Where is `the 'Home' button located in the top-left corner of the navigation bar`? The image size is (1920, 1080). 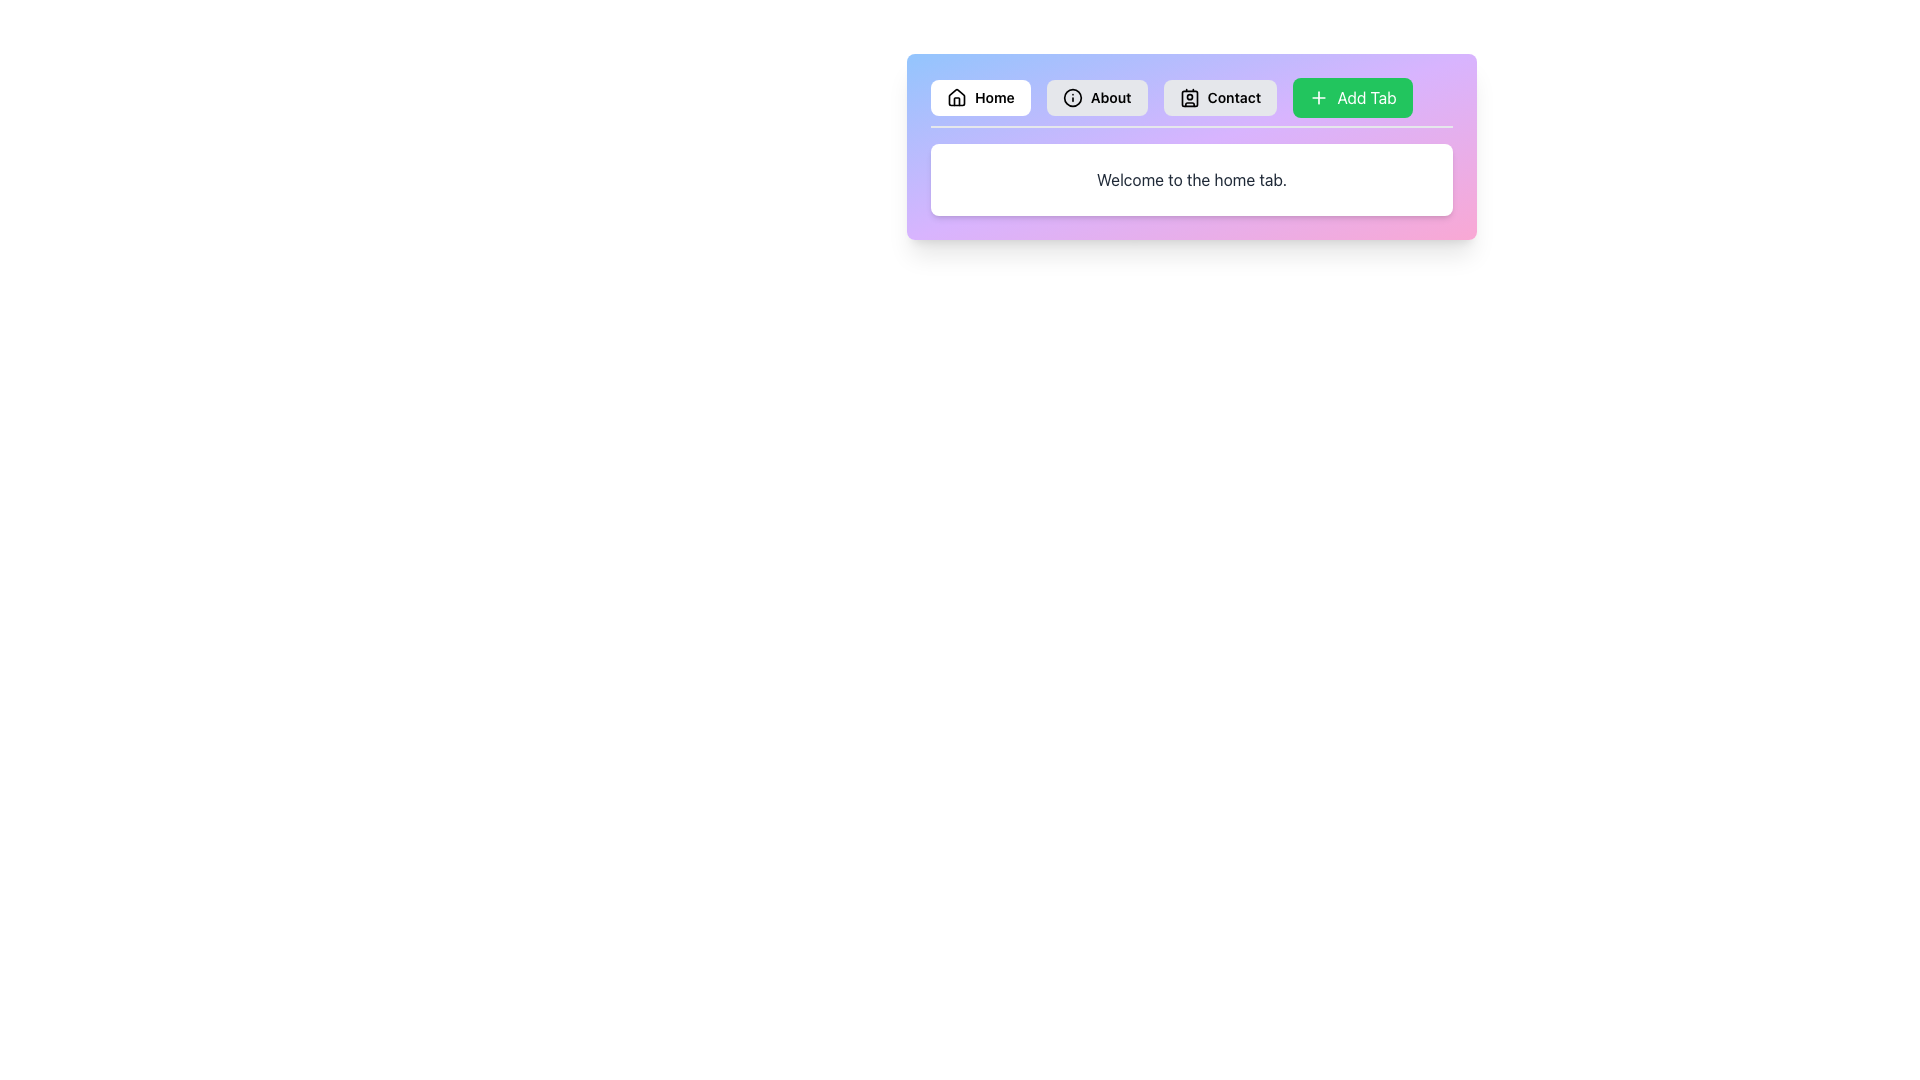
the 'Home' button located in the top-left corner of the navigation bar is located at coordinates (980, 97).